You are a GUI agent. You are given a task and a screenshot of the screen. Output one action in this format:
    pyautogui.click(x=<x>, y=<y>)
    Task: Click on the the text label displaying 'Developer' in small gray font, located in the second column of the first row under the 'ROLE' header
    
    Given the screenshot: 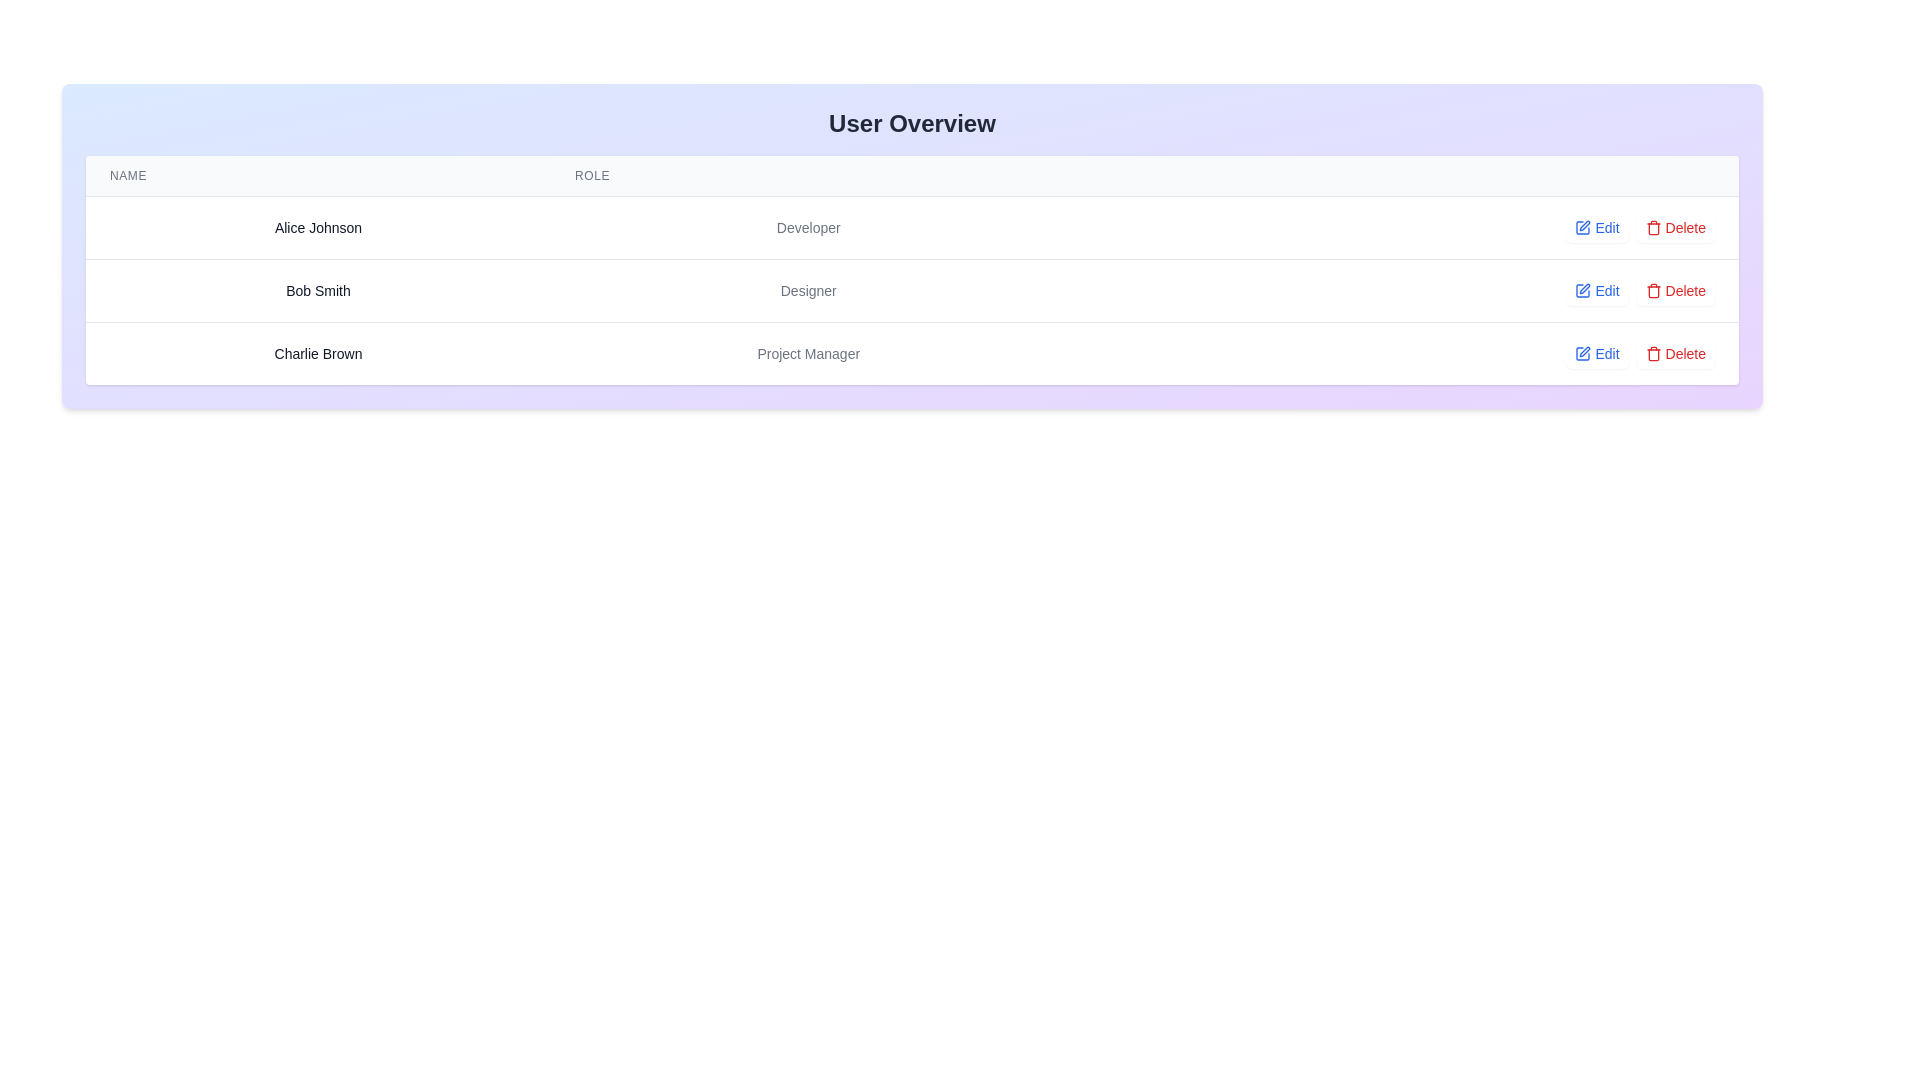 What is the action you would take?
    pyautogui.click(x=808, y=226)
    